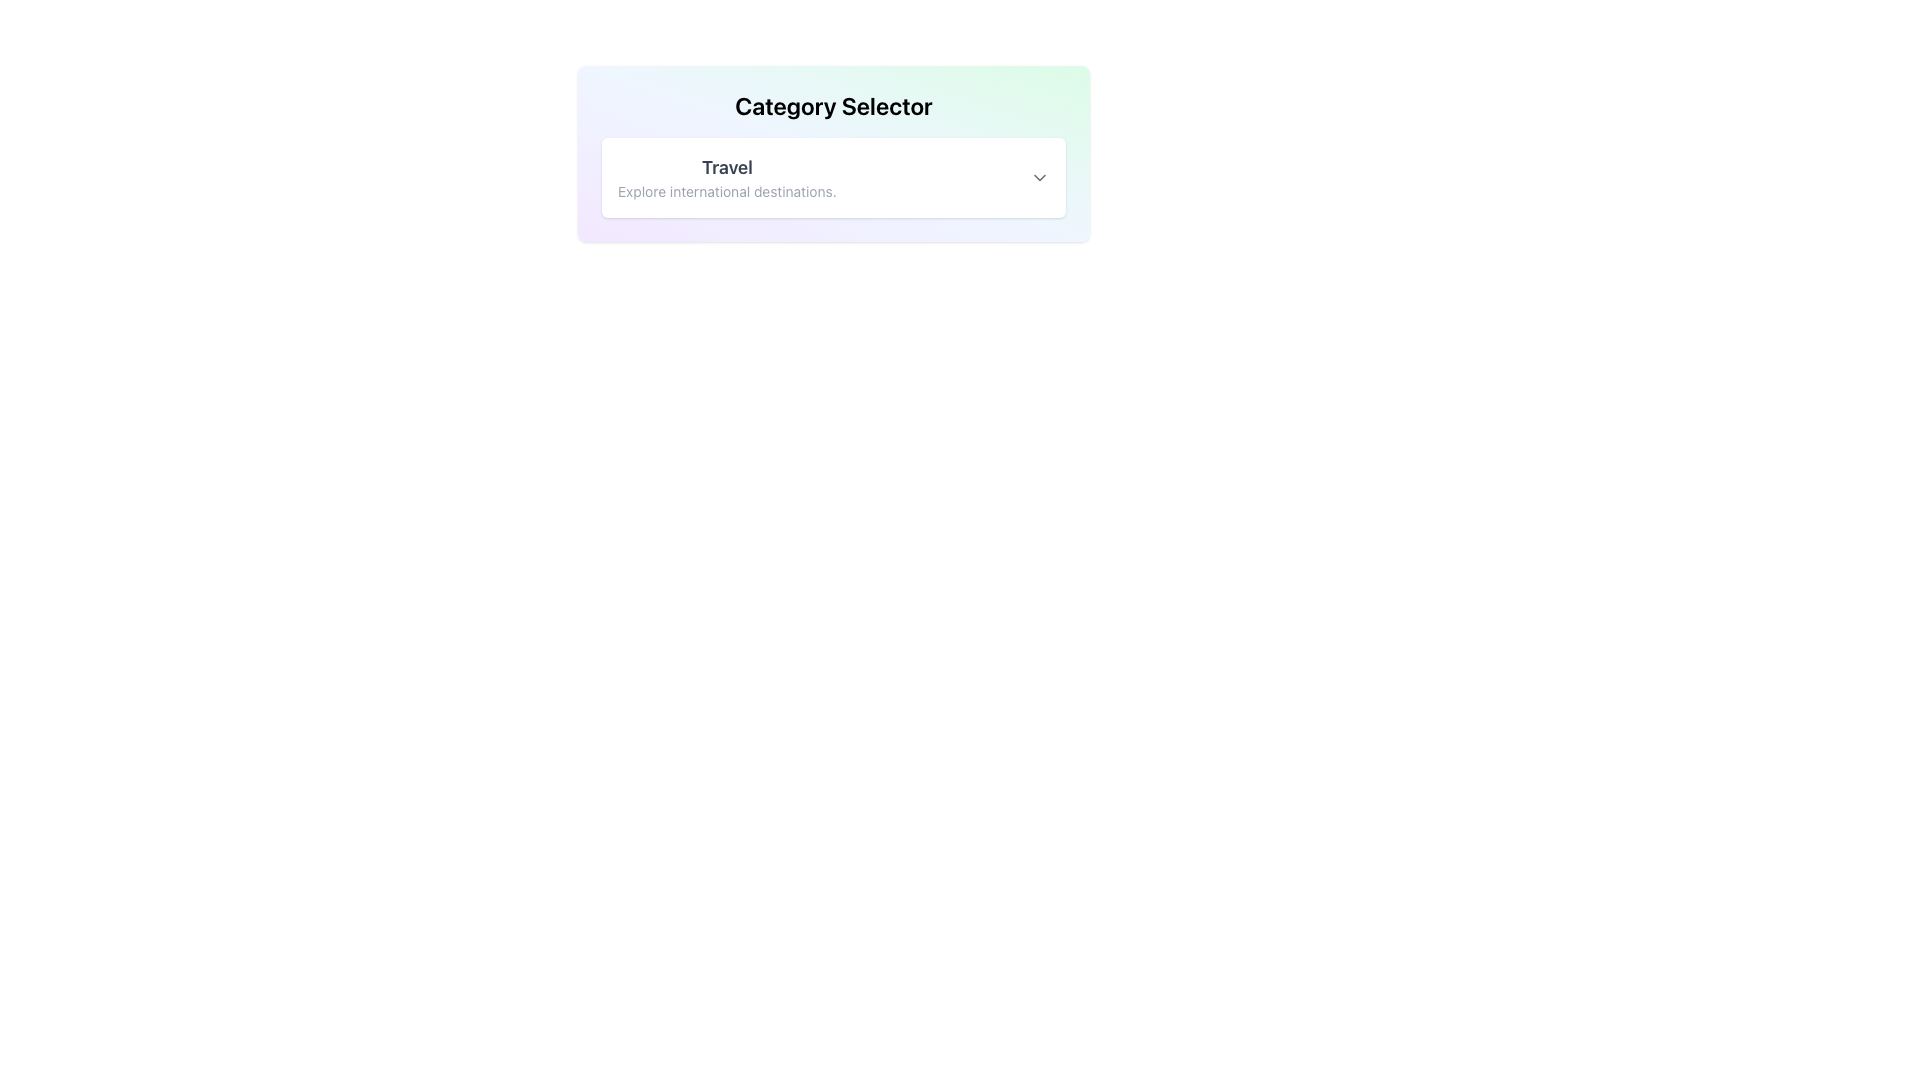 The width and height of the screenshot is (1920, 1080). Describe the element at coordinates (1040, 176) in the screenshot. I see `the small downward-pointing chevron icon located at the top-right corner next to the 'Travel' text` at that location.